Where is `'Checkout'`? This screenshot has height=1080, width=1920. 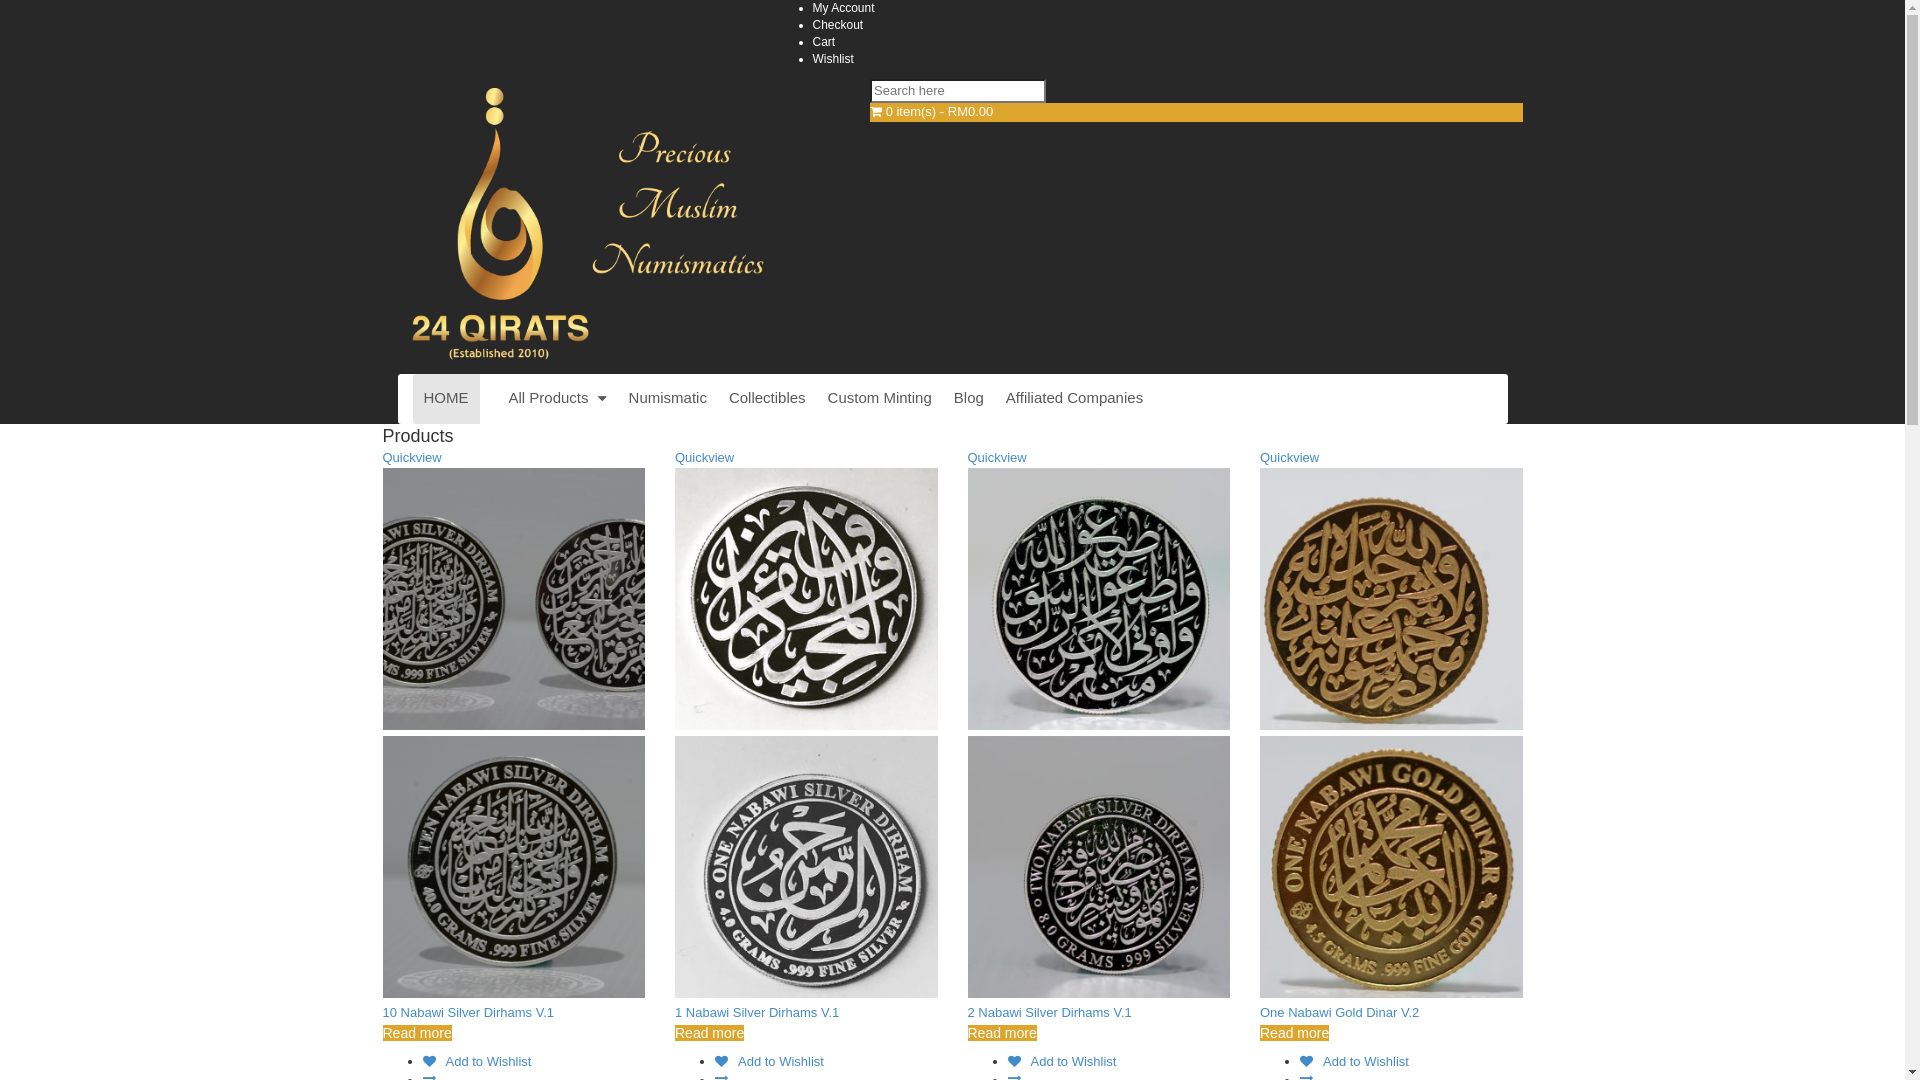
'Checkout' is located at coordinates (837, 24).